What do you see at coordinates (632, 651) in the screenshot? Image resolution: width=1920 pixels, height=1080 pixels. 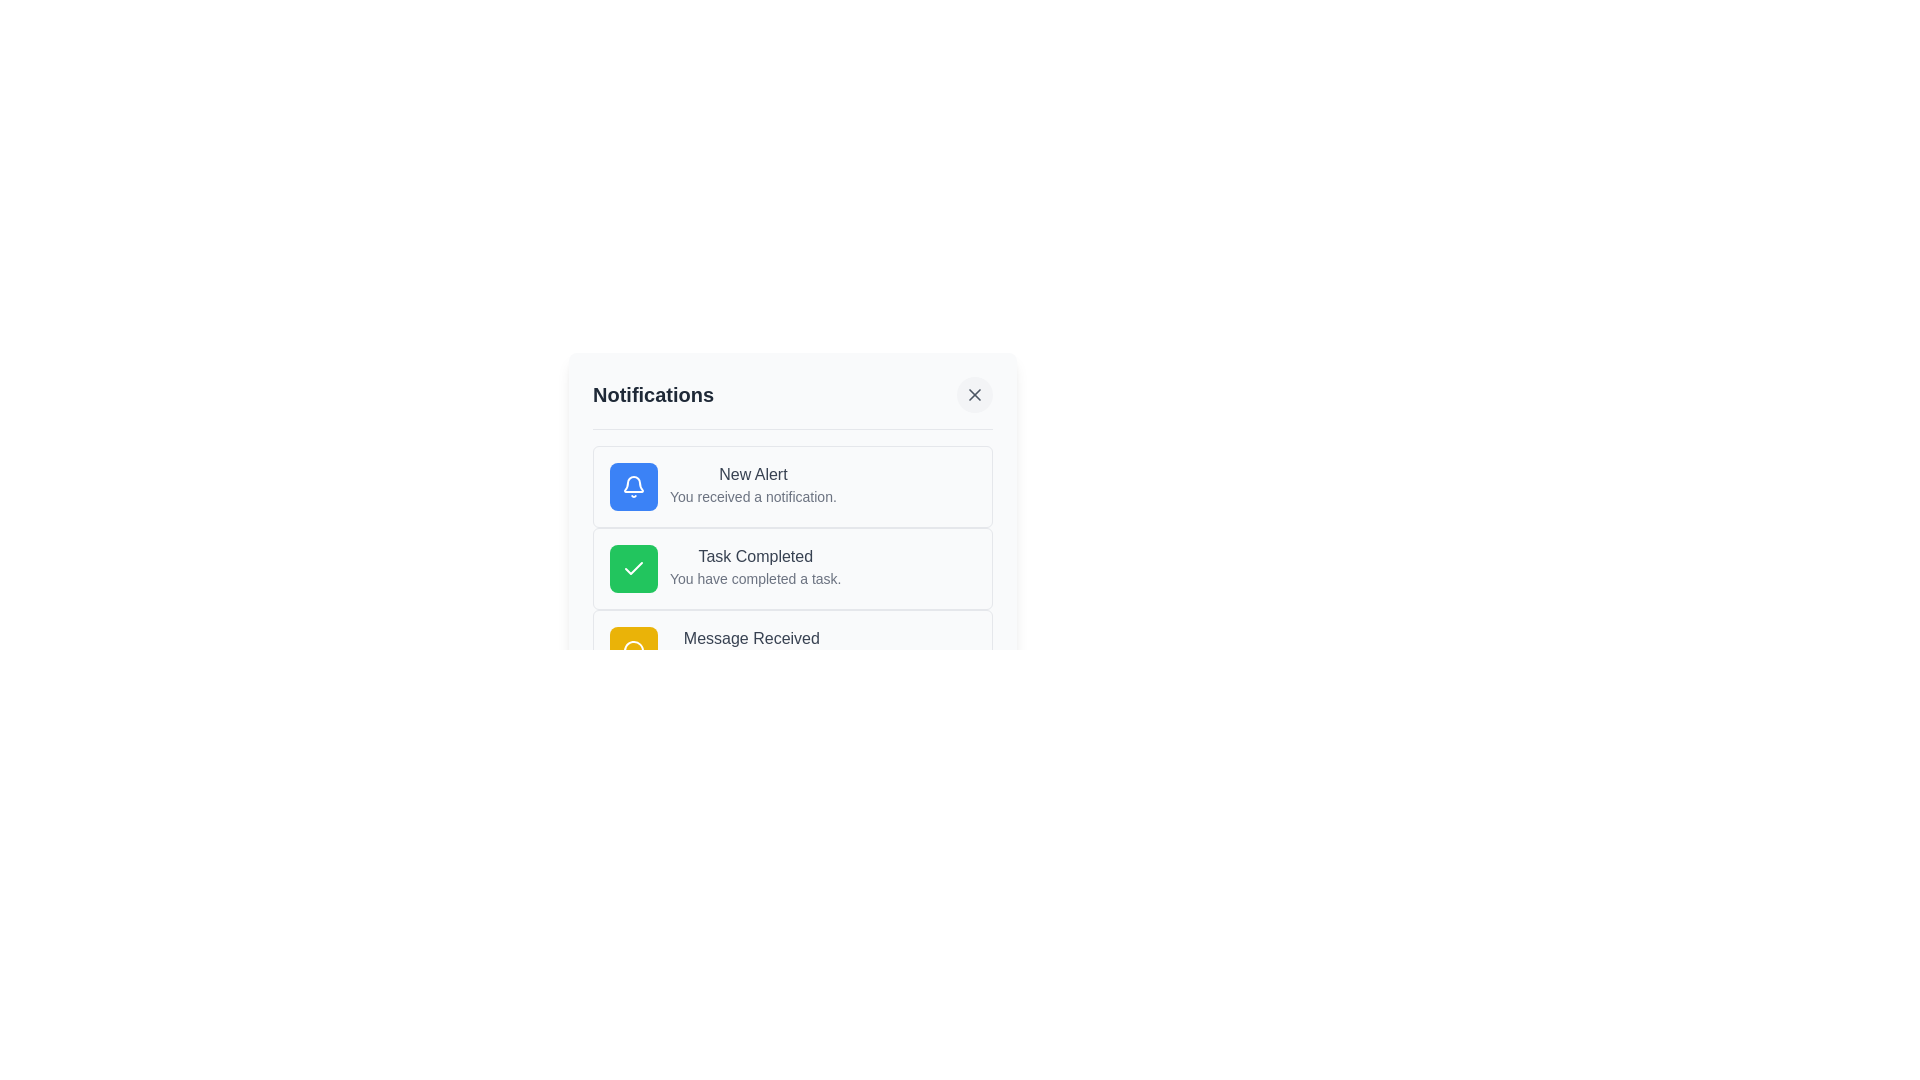 I see `the icon representing incoming messages or chat notifications located at the bottom-left corner of the third notification entry, under the 'Message Received' text` at bounding box center [632, 651].